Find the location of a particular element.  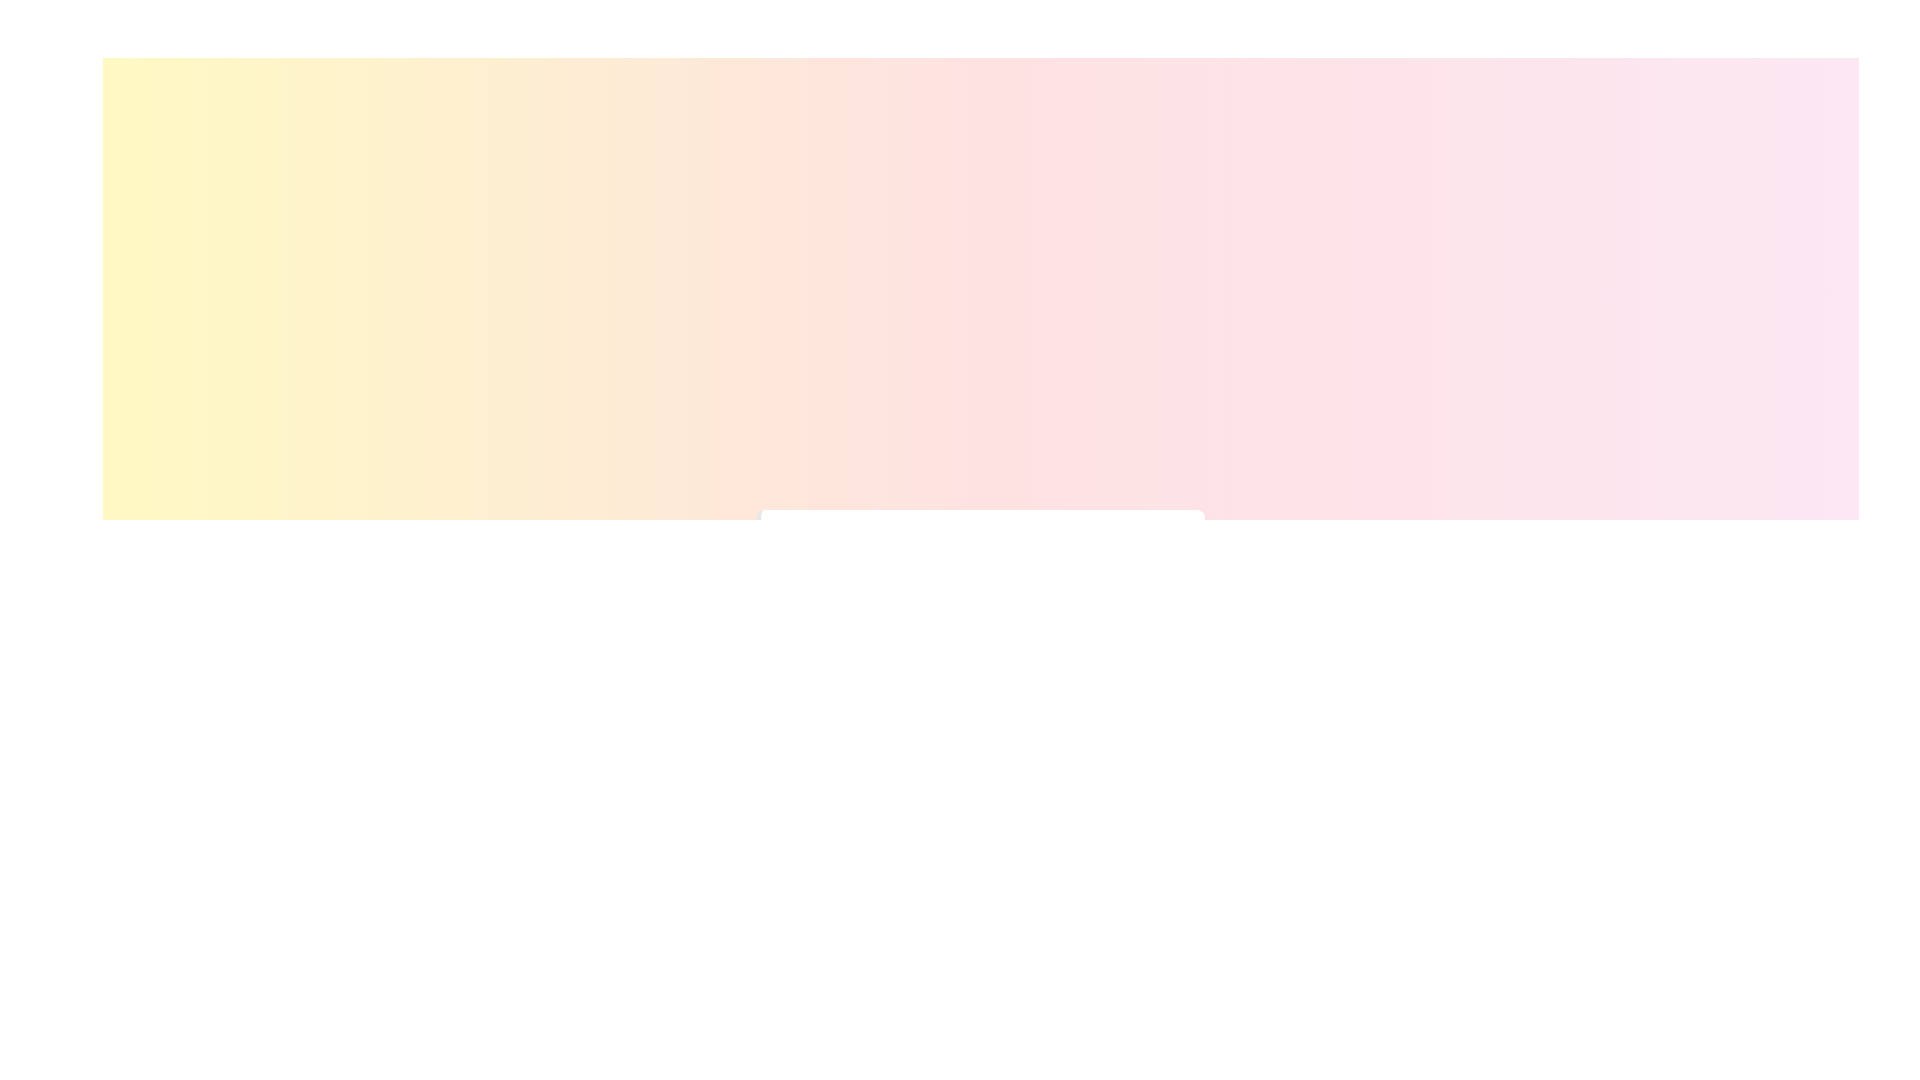

the Notification Card that informs the user about the successful placement of their order with a specific ID, positioned centrally within the visual frame, slightly above the promotion notification is located at coordinates (980, 550).